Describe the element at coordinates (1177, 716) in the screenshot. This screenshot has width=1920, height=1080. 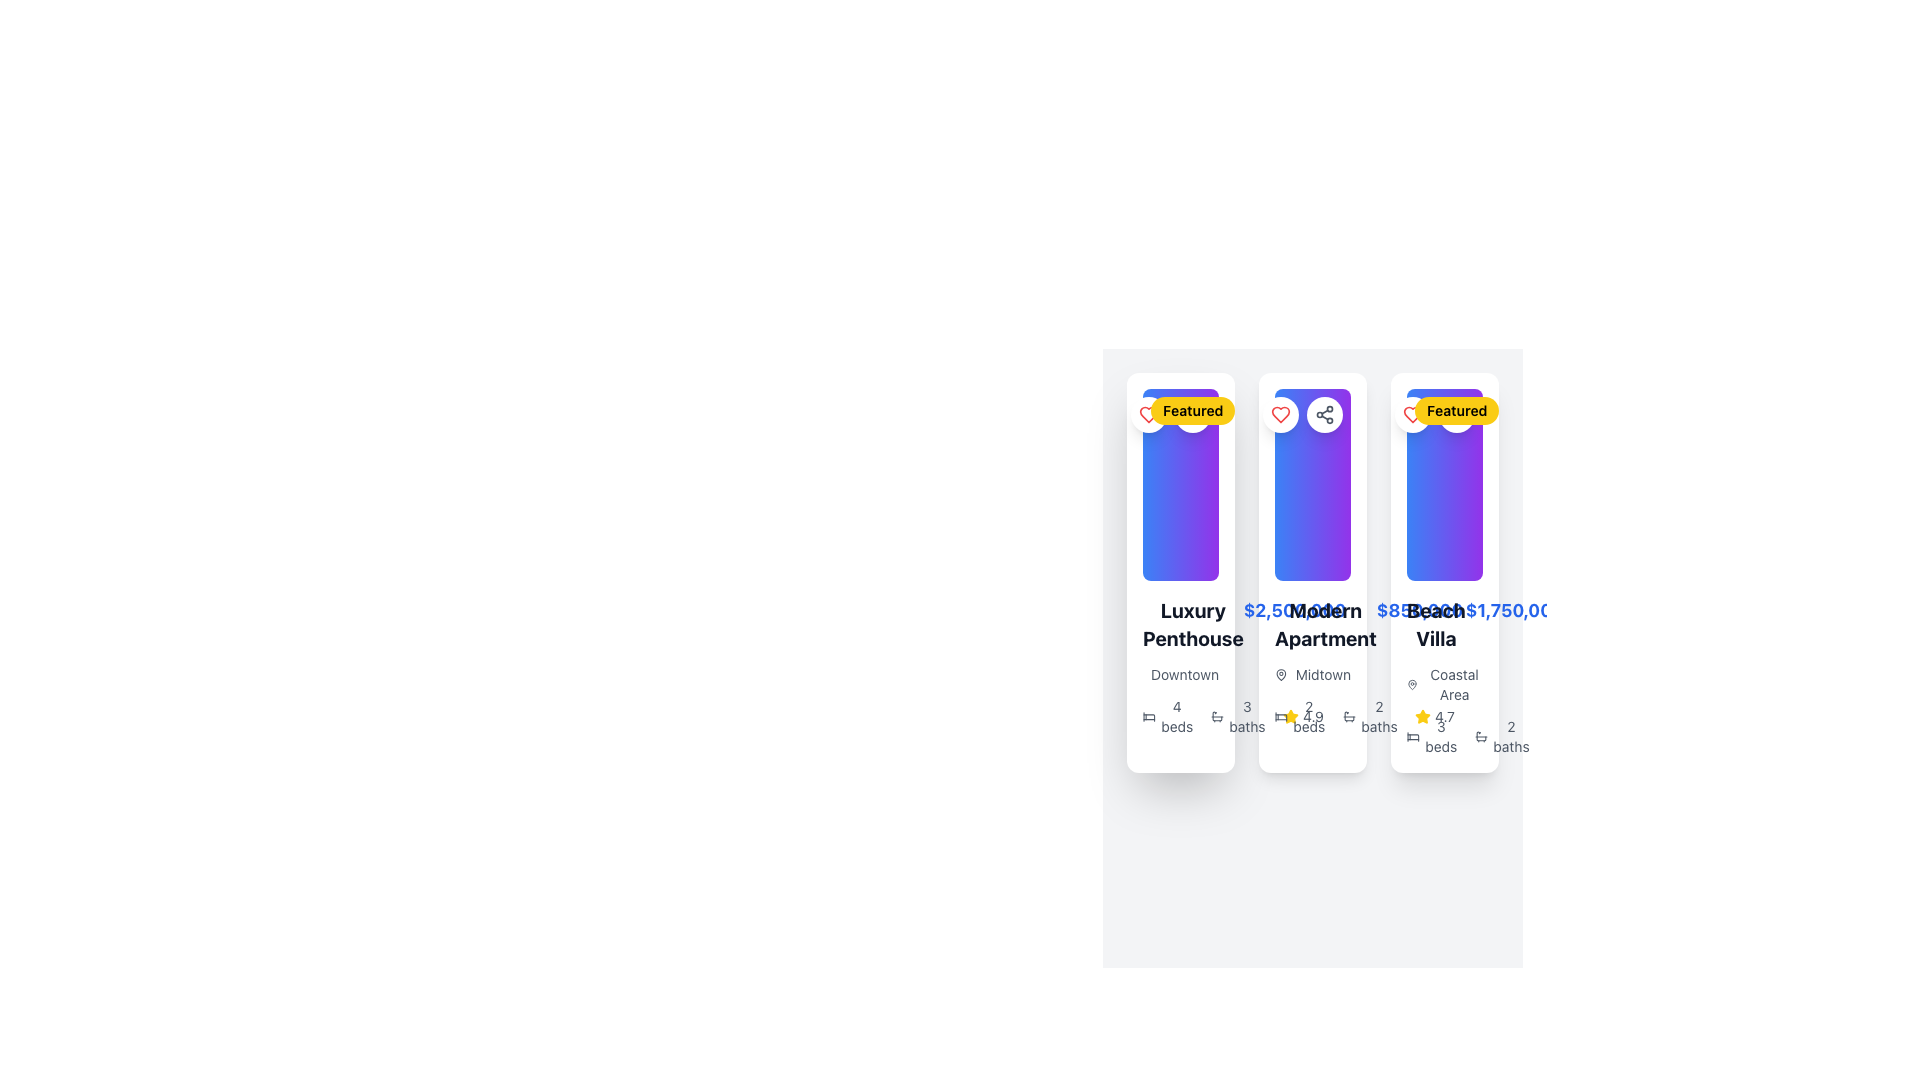
I see `text label that indicates the number of bedrooms available in the property, which is the second element in the horizontal group of property features below the title 'Luxury Penthouse'` at that location.